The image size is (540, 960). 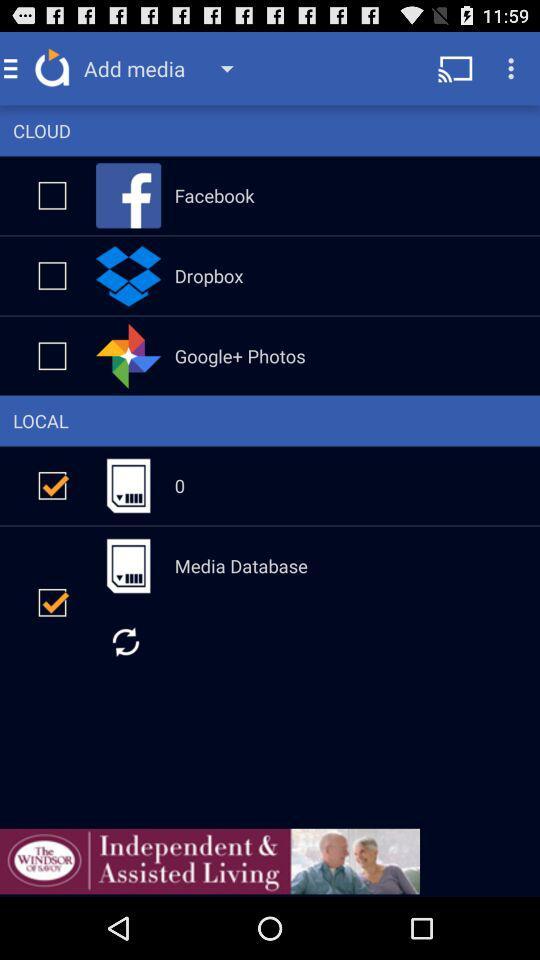 I want to click on reload, so click(x=125, y=640).